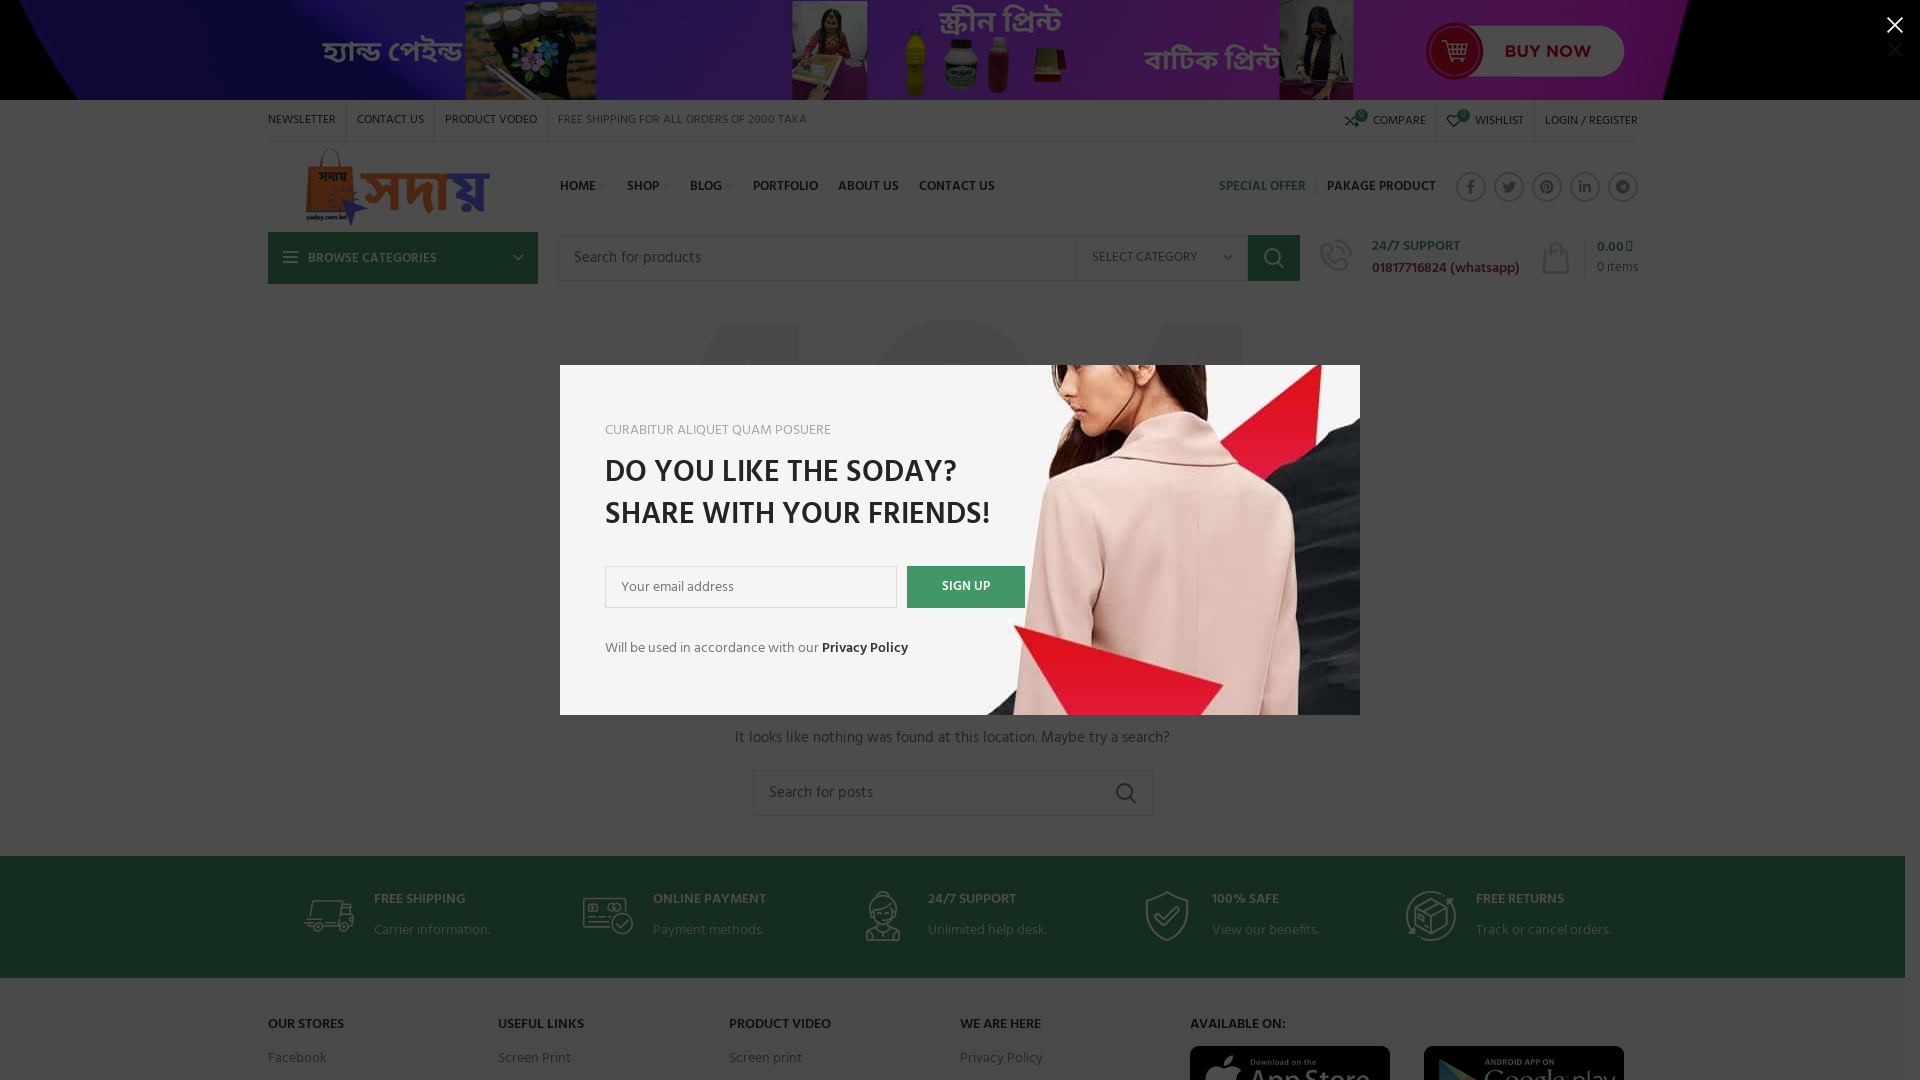 The image size is (1920, 1080). Describe the element at coordinates (1064, 1025) in the screenshot. I see `'WE ARE HERE'` at that location.